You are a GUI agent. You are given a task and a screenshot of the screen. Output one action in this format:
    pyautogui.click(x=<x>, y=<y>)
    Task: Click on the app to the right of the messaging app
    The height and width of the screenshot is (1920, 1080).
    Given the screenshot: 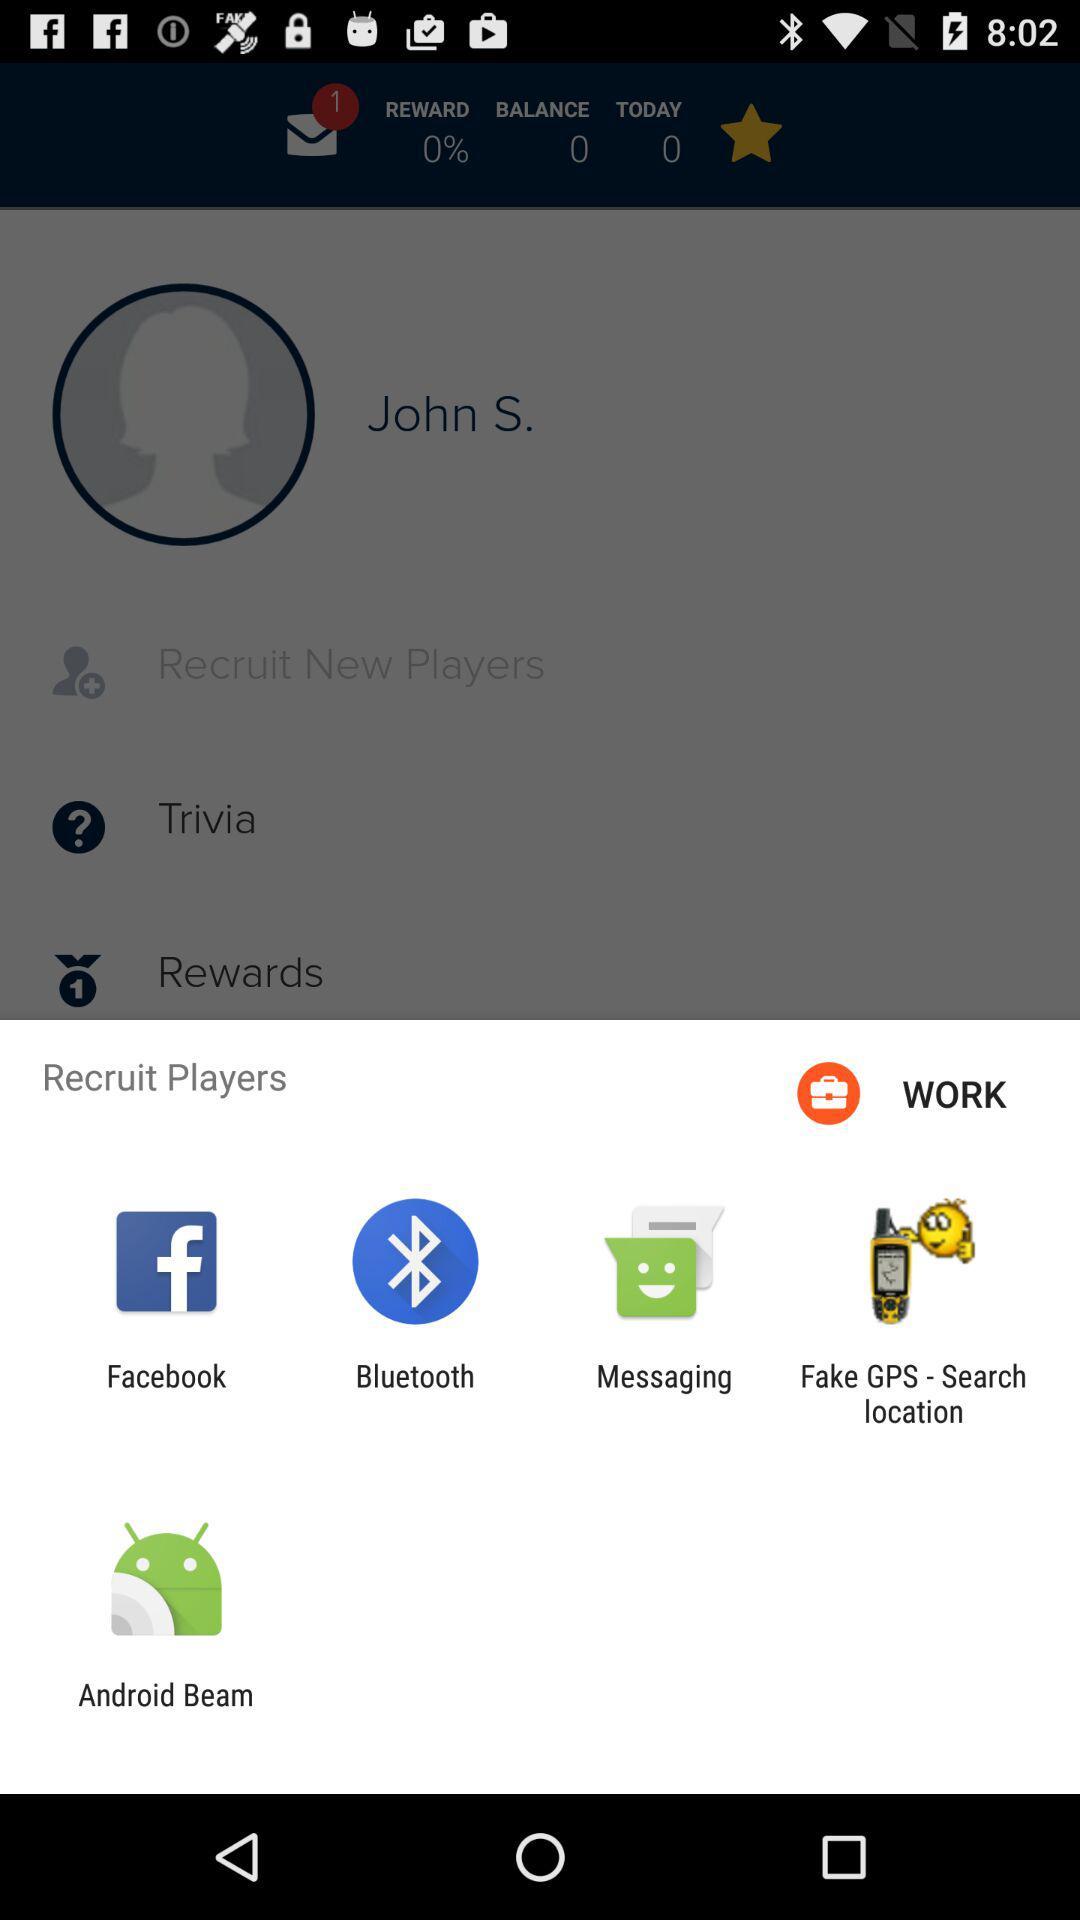 What is the action you would take?
    pyautogui.click(x=913, y=1392)
    